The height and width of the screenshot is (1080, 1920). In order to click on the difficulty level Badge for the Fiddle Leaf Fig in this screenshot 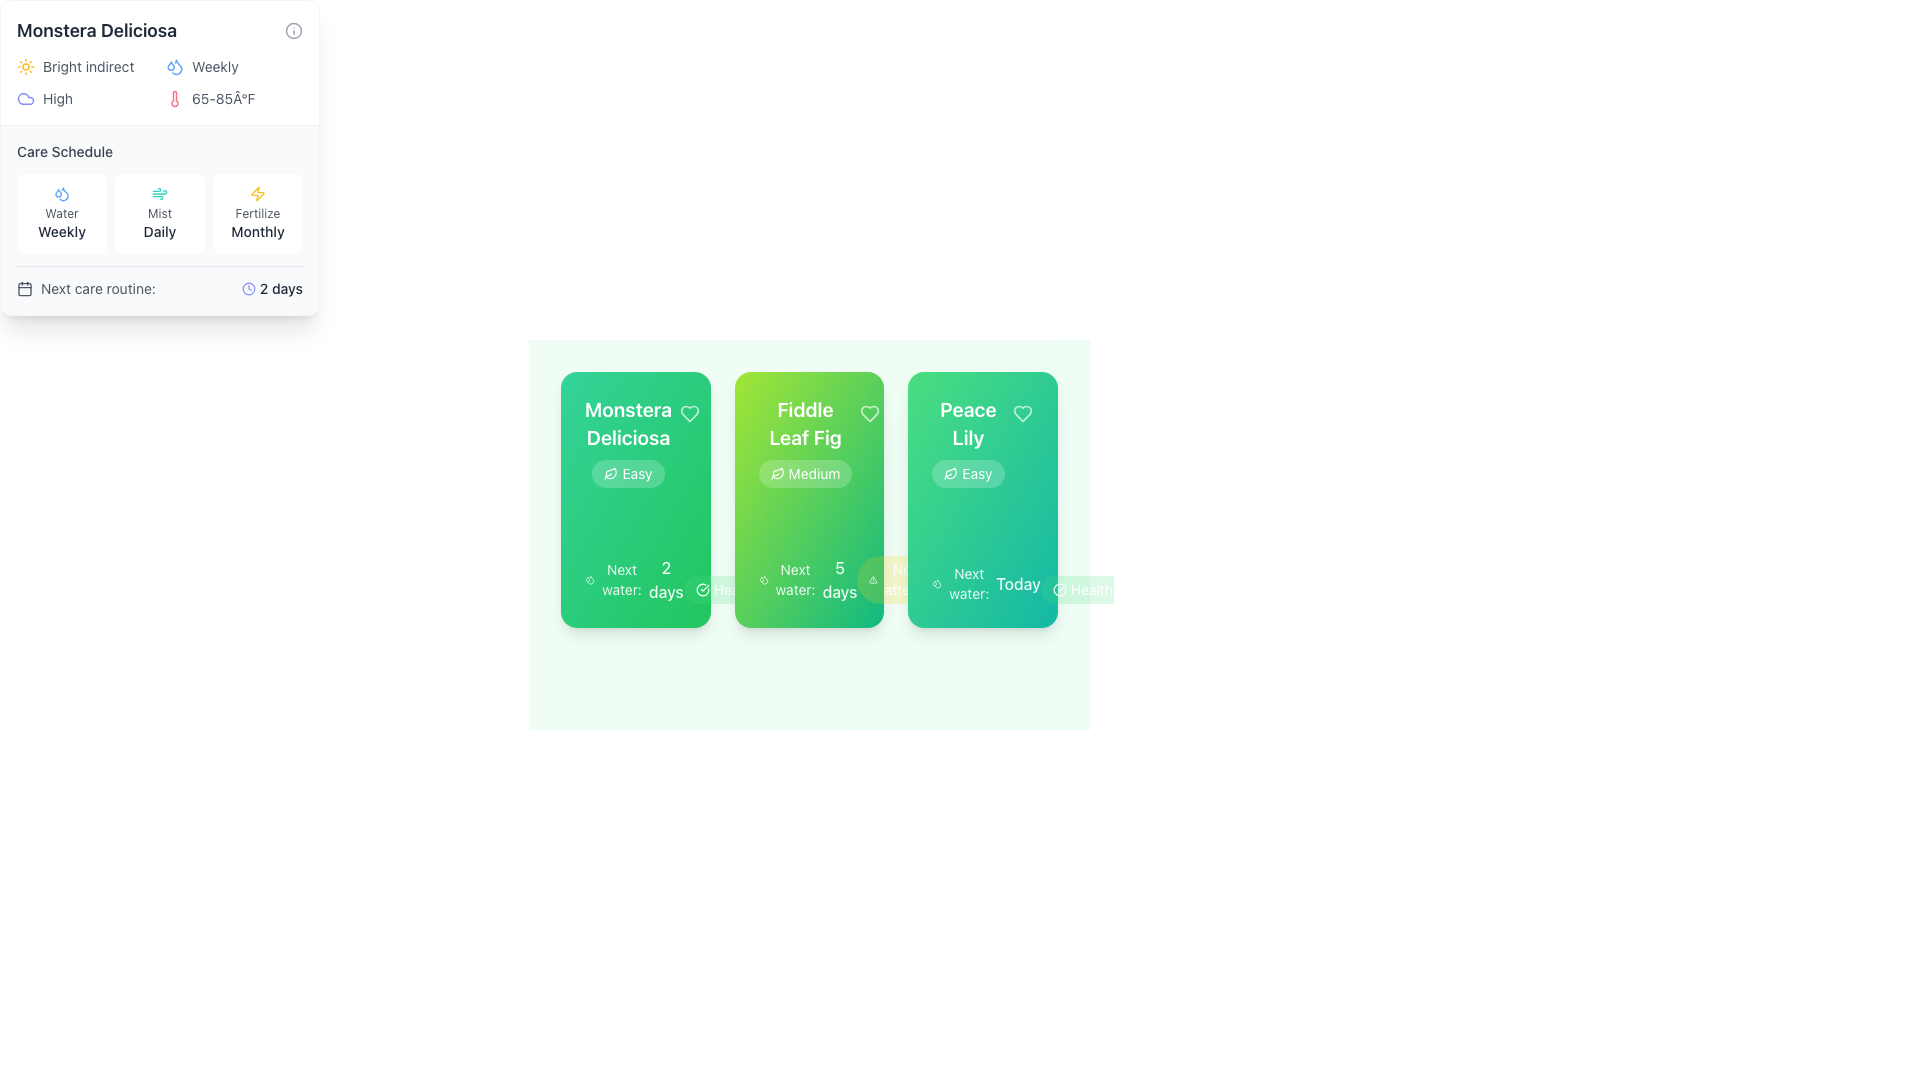, I will do `click(805, 474)`.